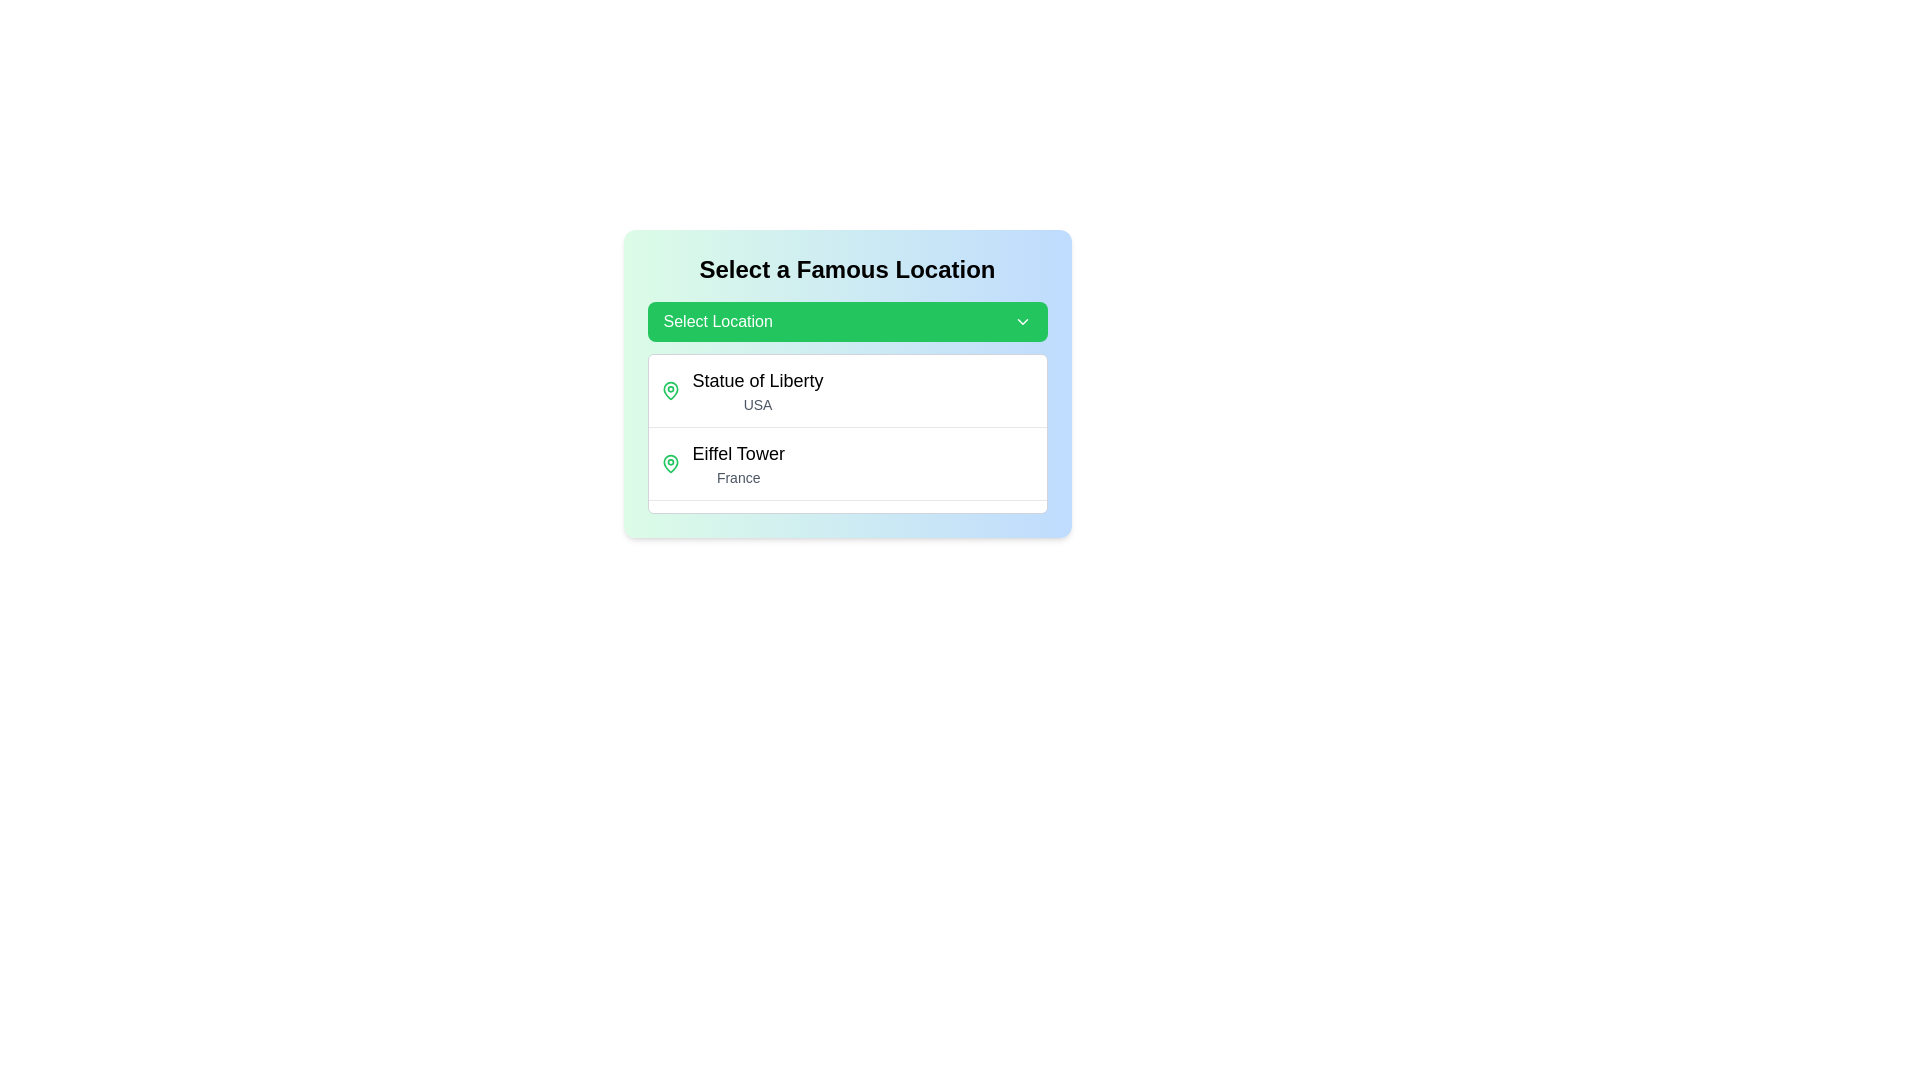 Image resolution: width=1920 pixels, height=1080 pixels. What do you see at coordinates (847, 463) in the screenshot?
I see `the clickable list item representing 'Eiffel Tower', which is the second entry in a list beneath 'Statue of Liberty, USA' and above 'Great Wall of China, China'` at bounding box center [847, 463].